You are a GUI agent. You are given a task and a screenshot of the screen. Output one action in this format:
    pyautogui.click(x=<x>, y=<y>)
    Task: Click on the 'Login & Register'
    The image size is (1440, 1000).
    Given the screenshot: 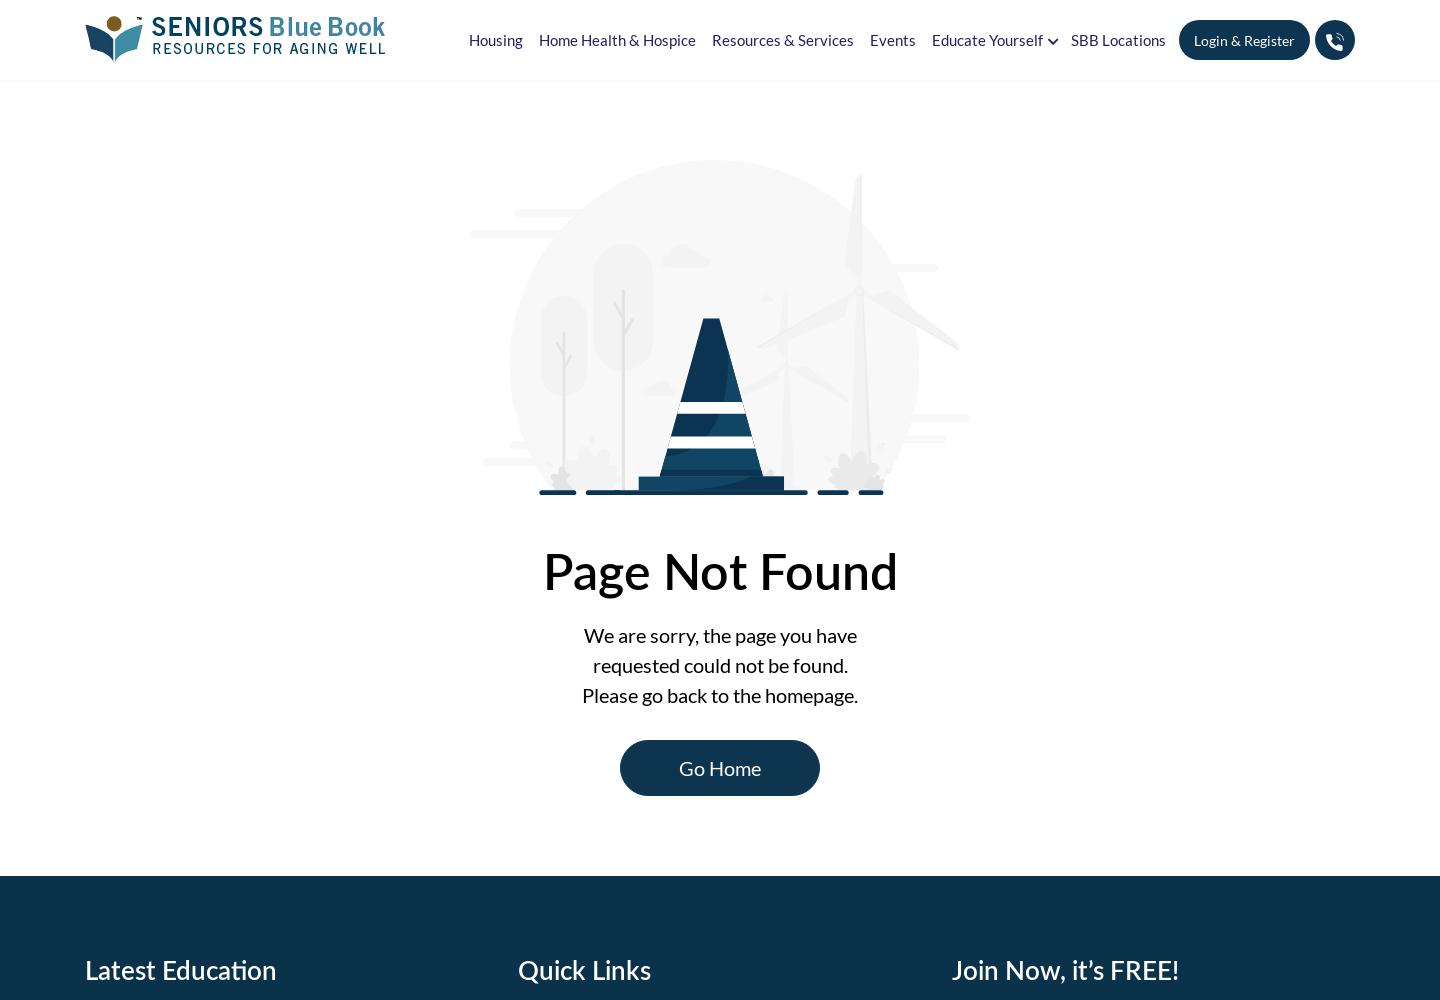 What is the action you would take?
    pyautogui.click(x=1243, y=40)
    